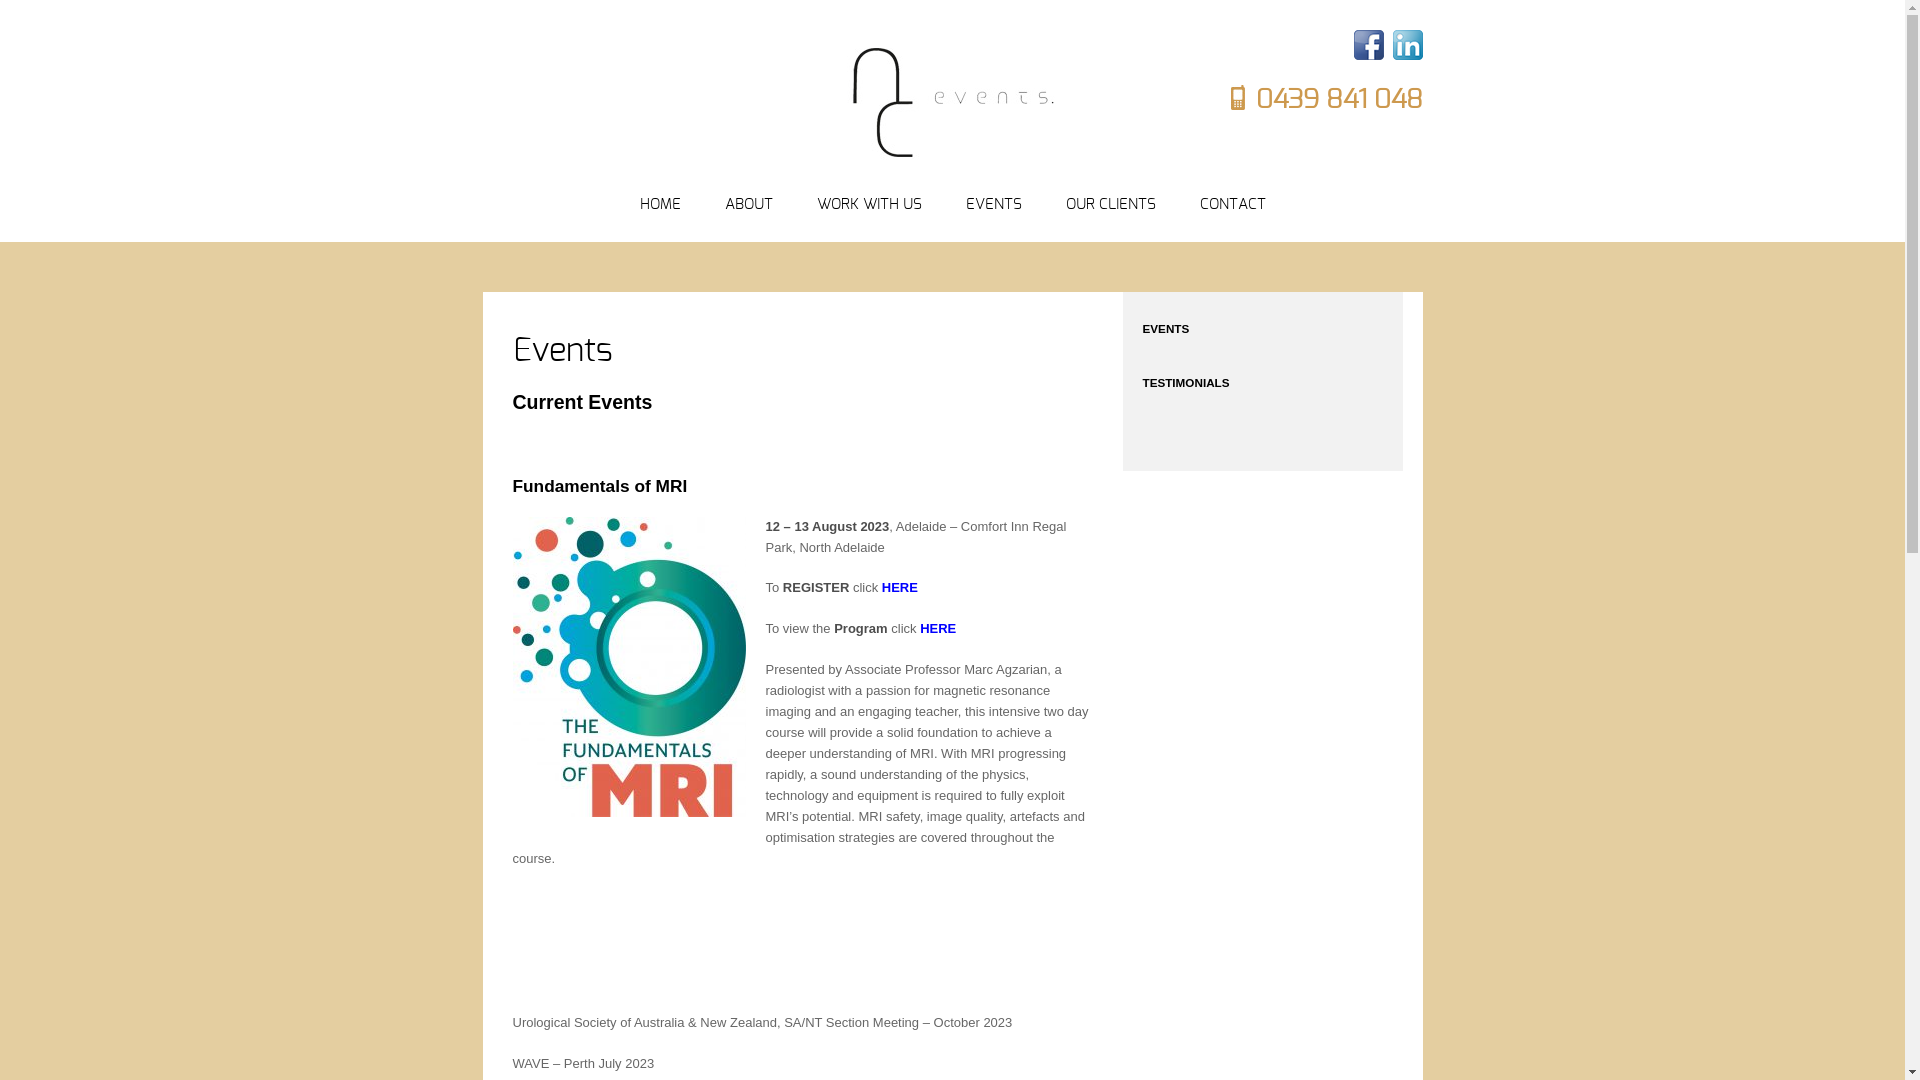 This screenshot has width=1920, height=1080. Describe the element at coordinates (899, 586) in the screenshot. I see `'HERE'` at that location.